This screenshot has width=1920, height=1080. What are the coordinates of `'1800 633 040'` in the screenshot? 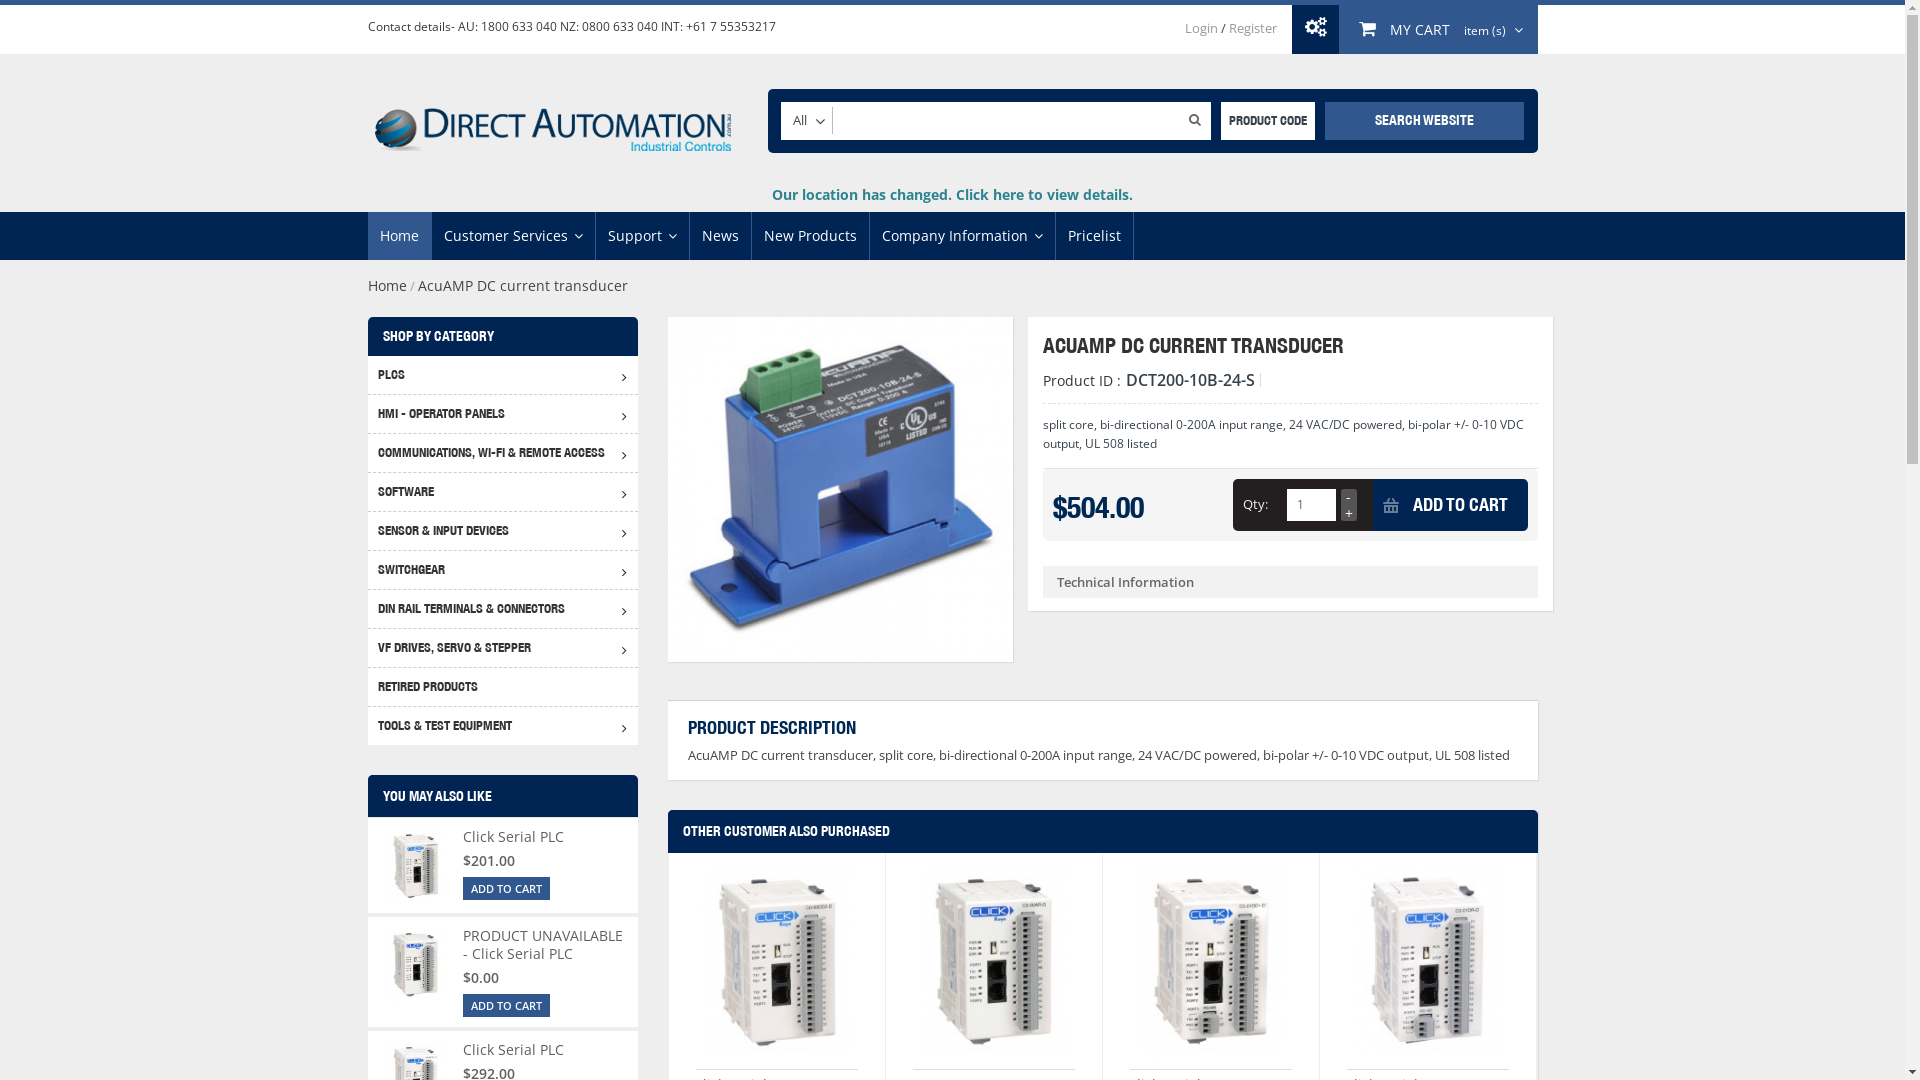 It's located at (518, 26).